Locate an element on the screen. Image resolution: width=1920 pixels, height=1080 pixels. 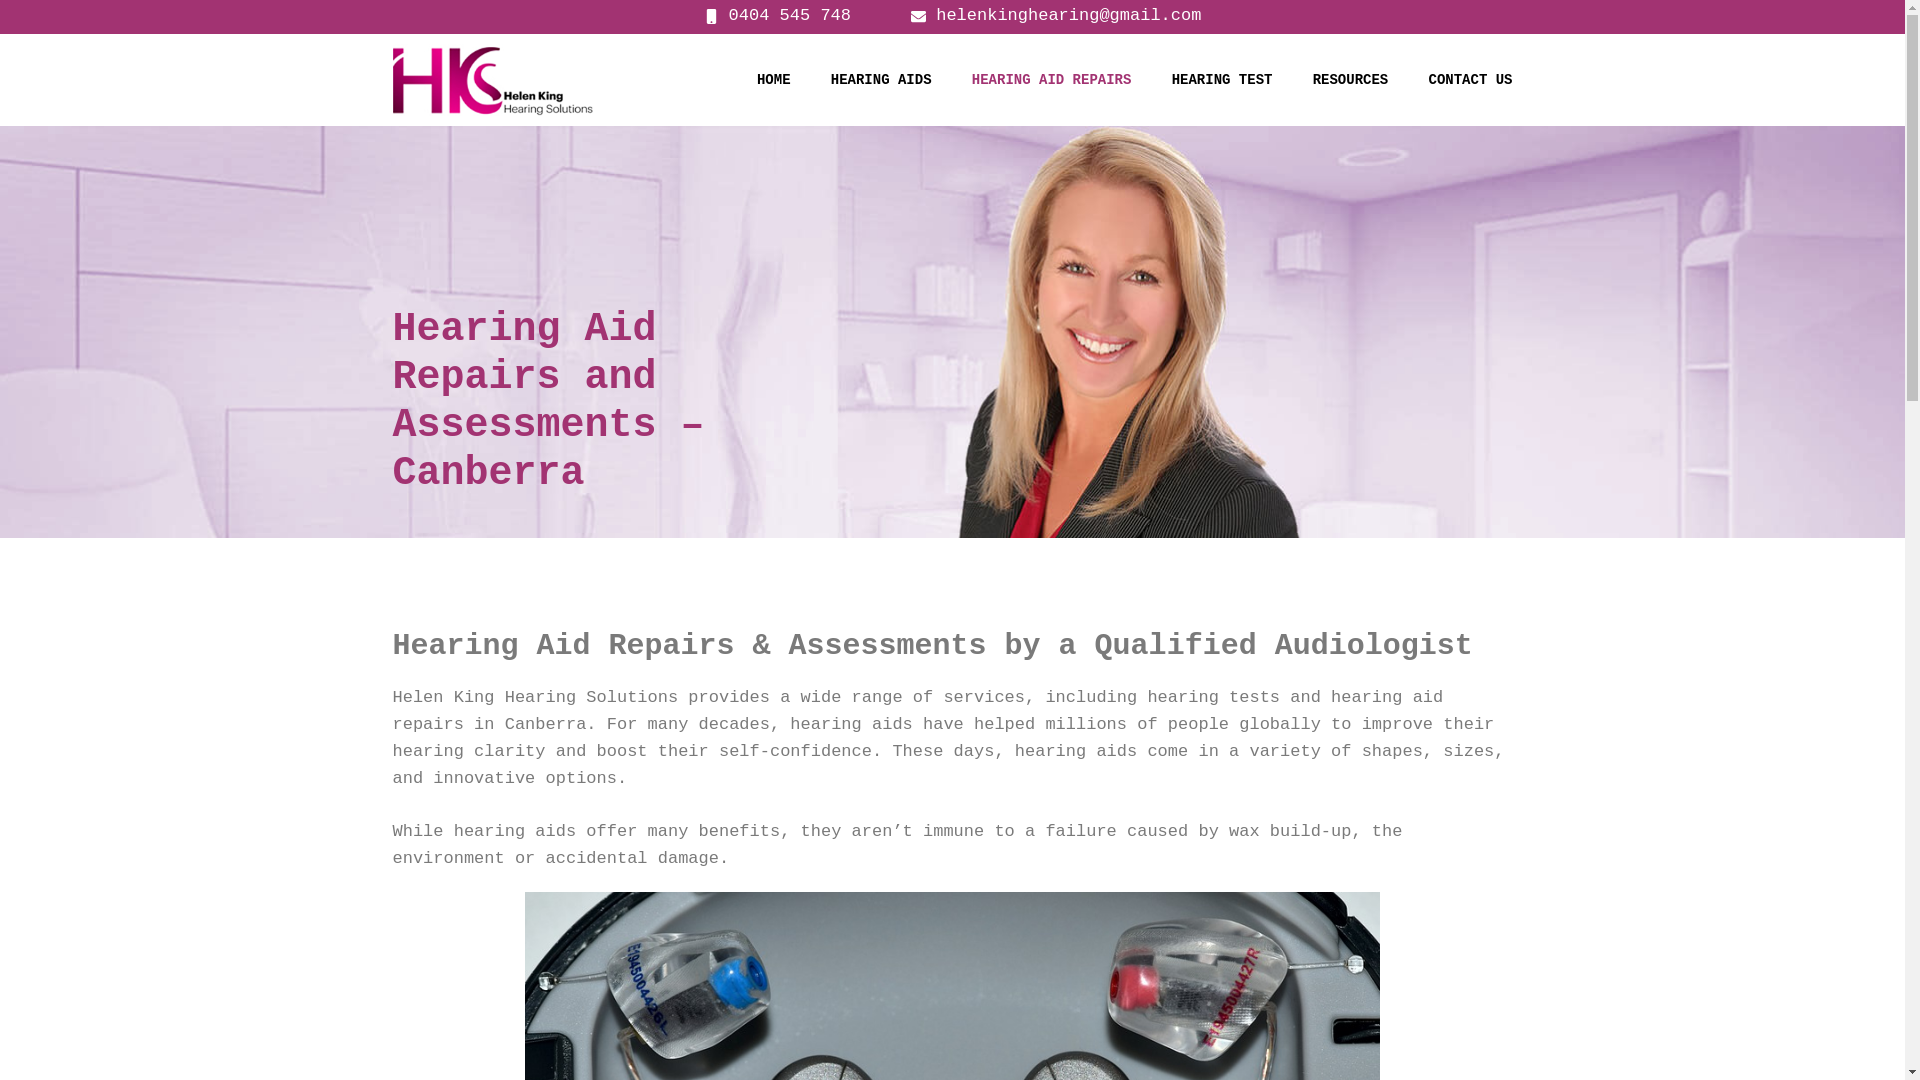
'HEARING AIDS' is located at coordinates (880, 79).